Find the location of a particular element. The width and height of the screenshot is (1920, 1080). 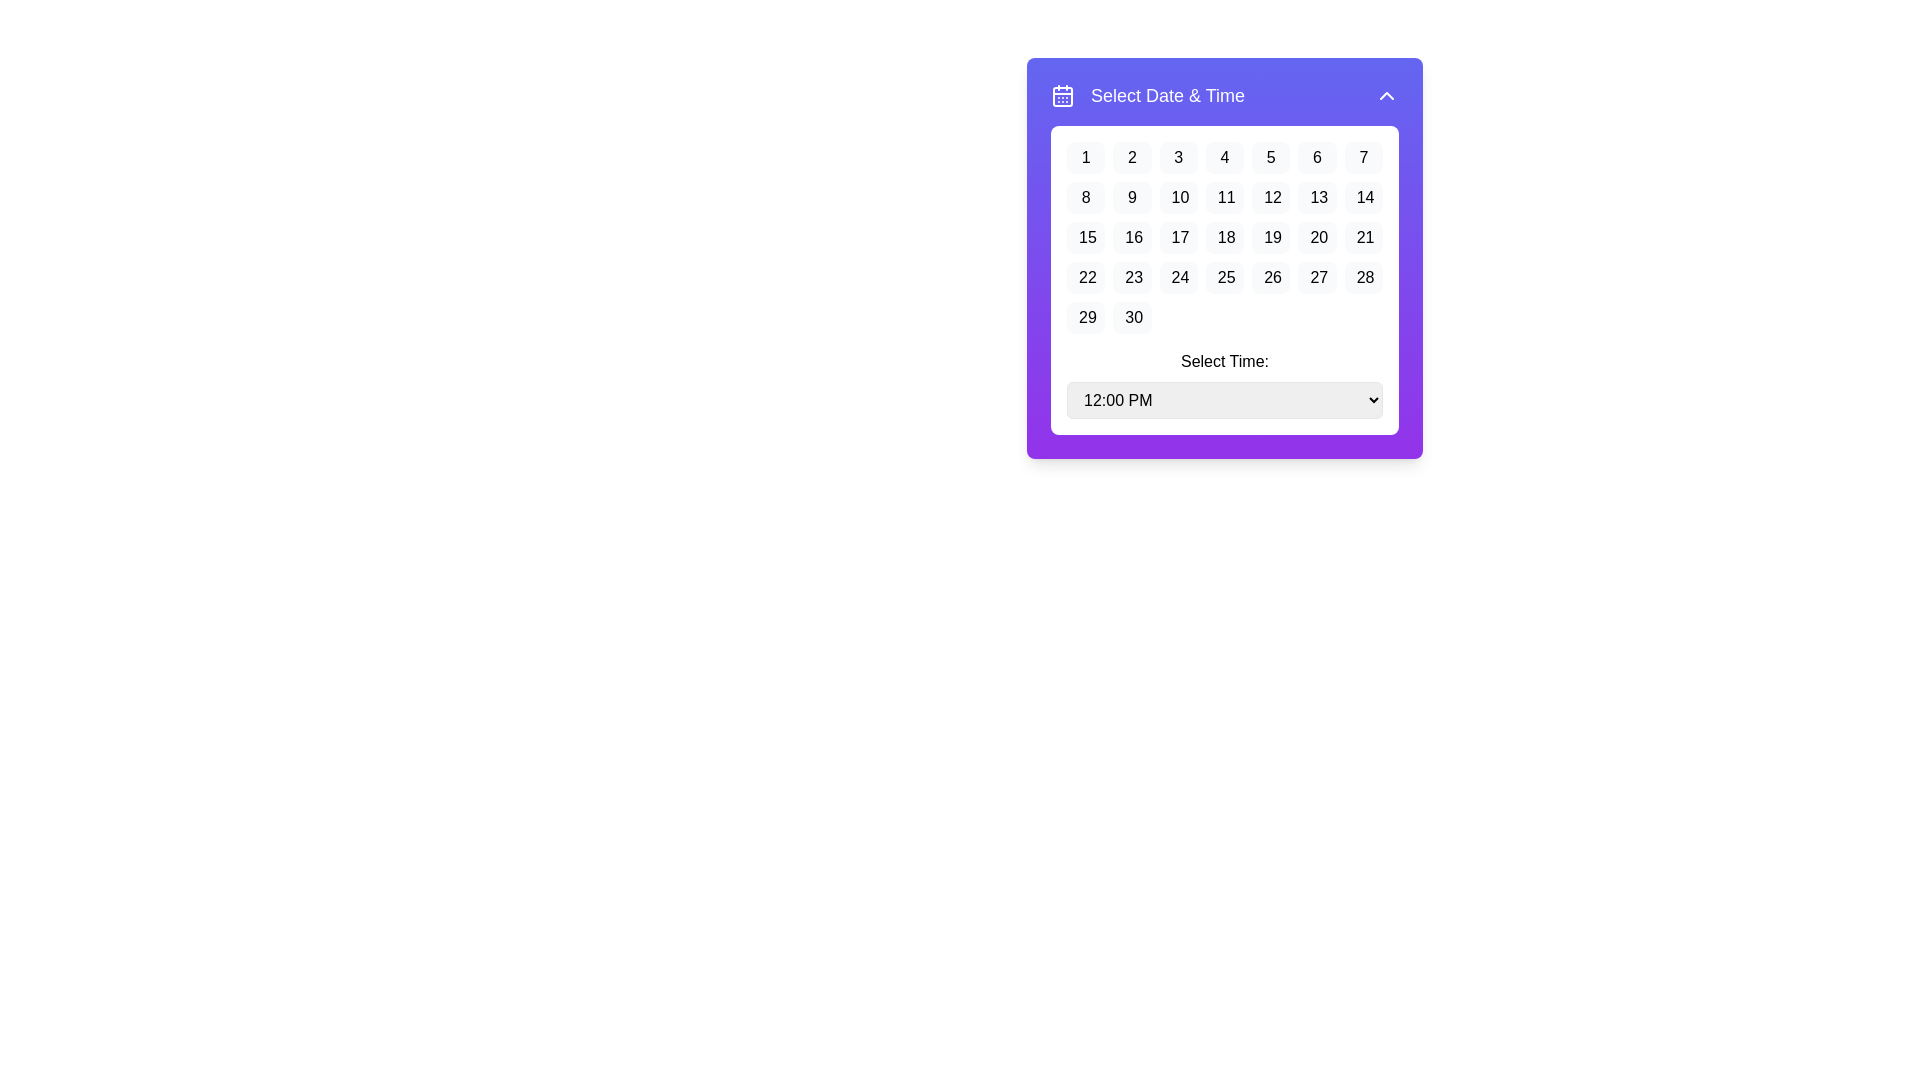

the selectable button for the number '7' in the 'Select Date & Time' modal is located at coordinates (1362, 157).